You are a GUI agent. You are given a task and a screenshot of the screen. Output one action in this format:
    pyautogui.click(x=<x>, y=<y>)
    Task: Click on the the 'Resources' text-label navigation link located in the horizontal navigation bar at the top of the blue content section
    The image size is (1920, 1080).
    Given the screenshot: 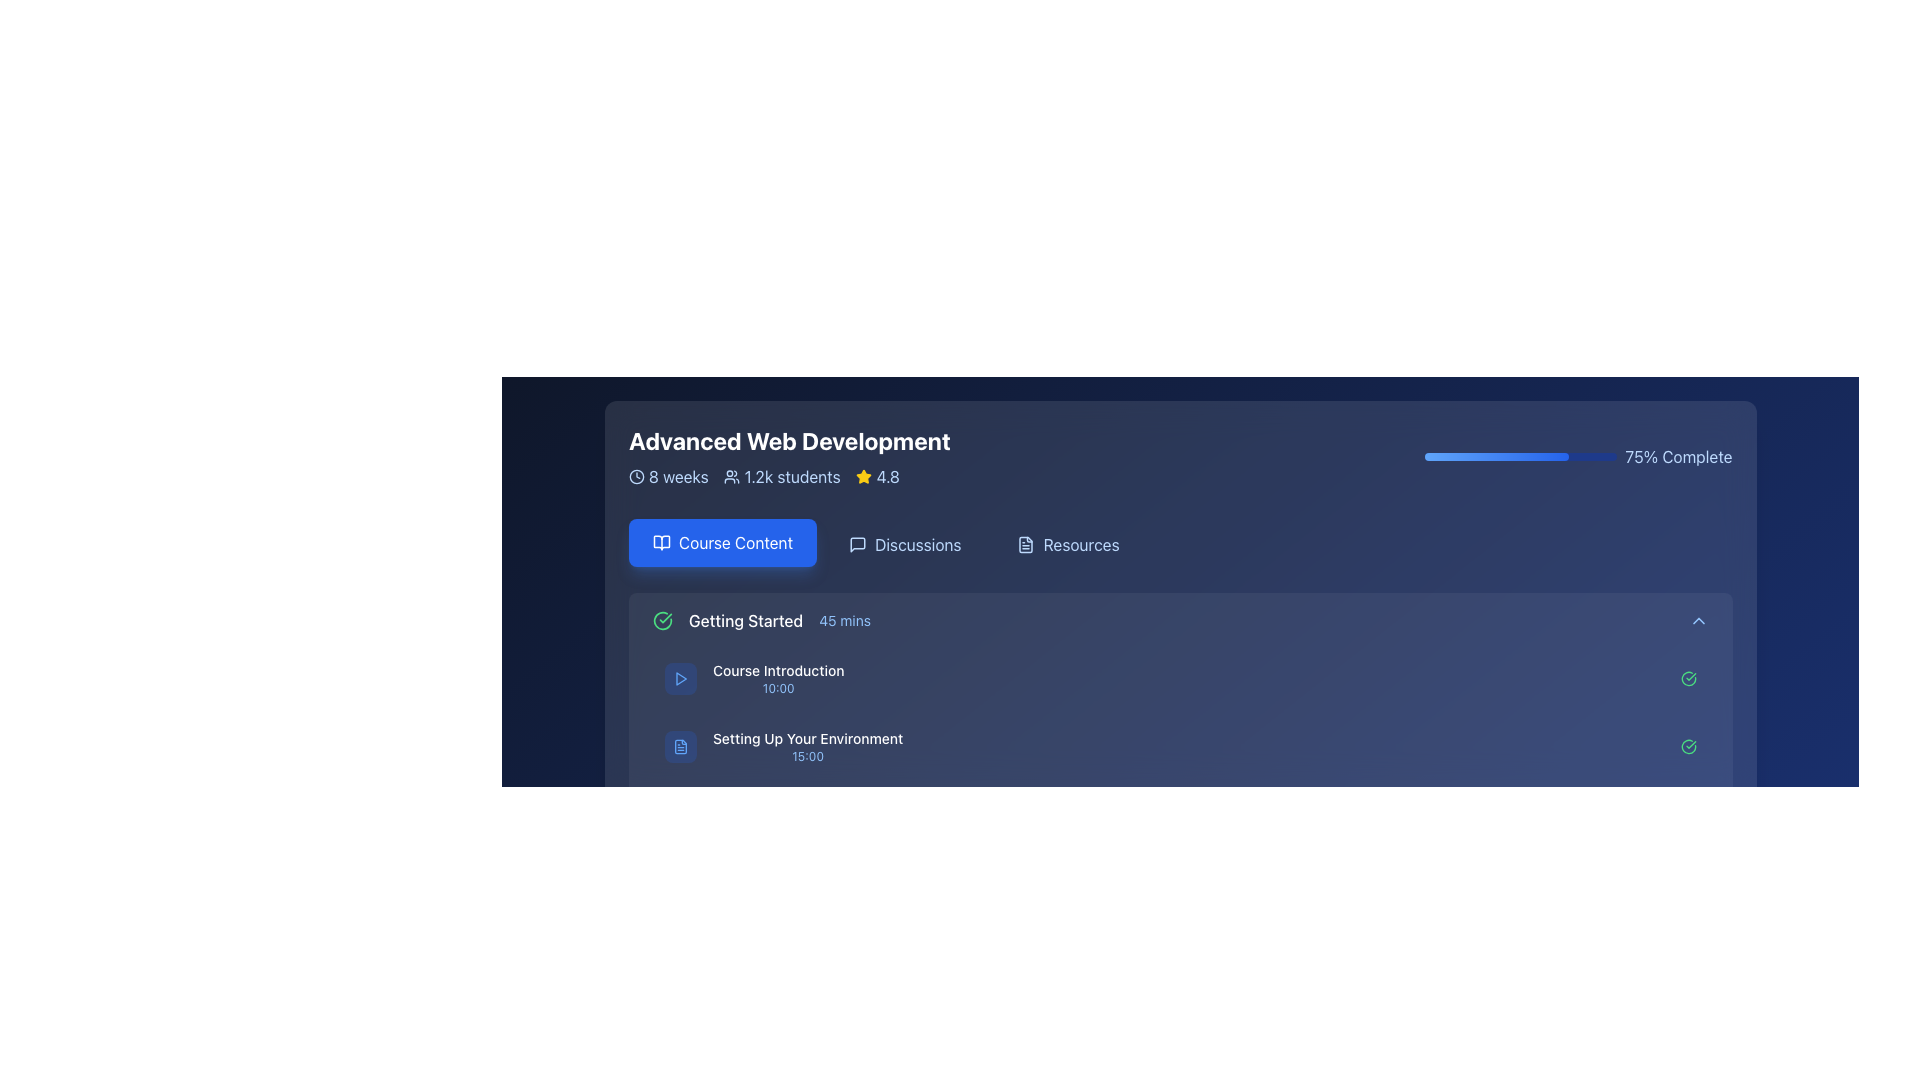 What is the action you would take?
    pyautogui.click(x=1080, y=544)
    